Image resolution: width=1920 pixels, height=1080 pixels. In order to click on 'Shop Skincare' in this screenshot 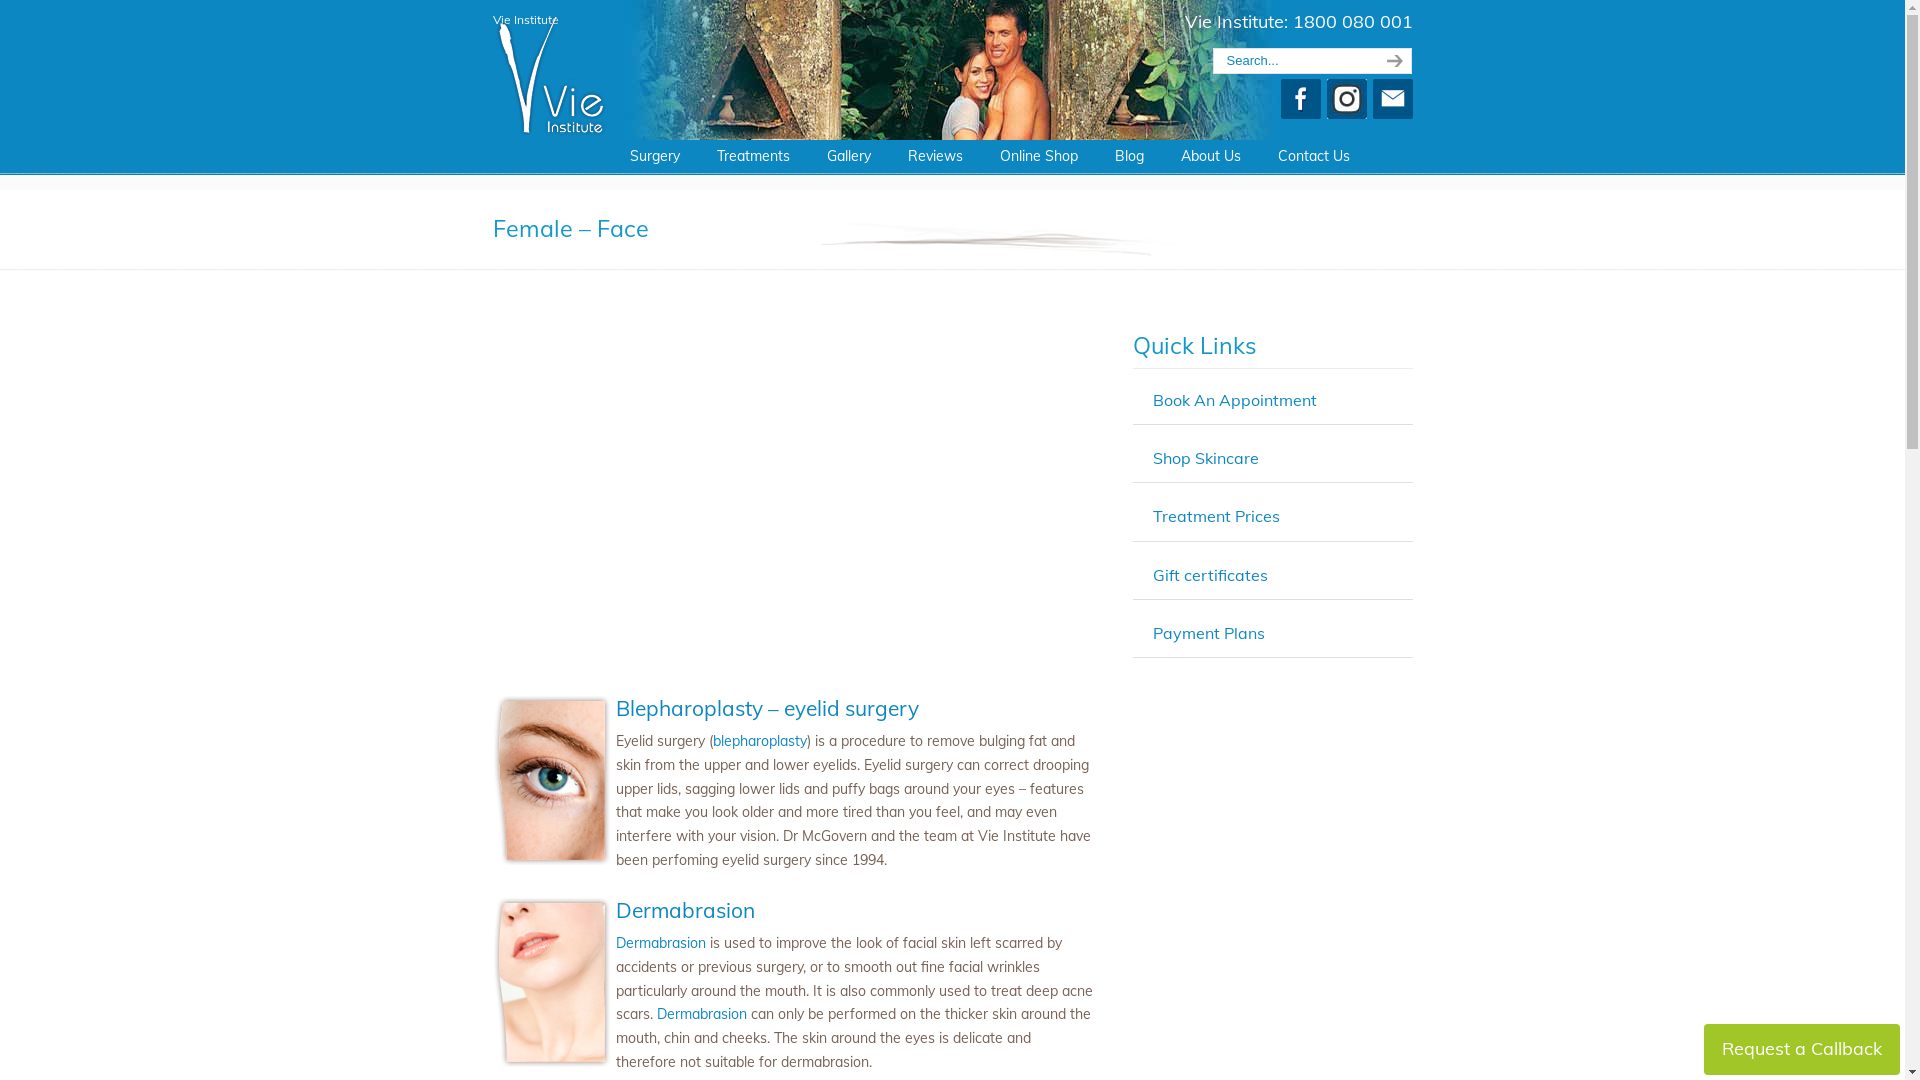, I will do `click(1203, 458)`.